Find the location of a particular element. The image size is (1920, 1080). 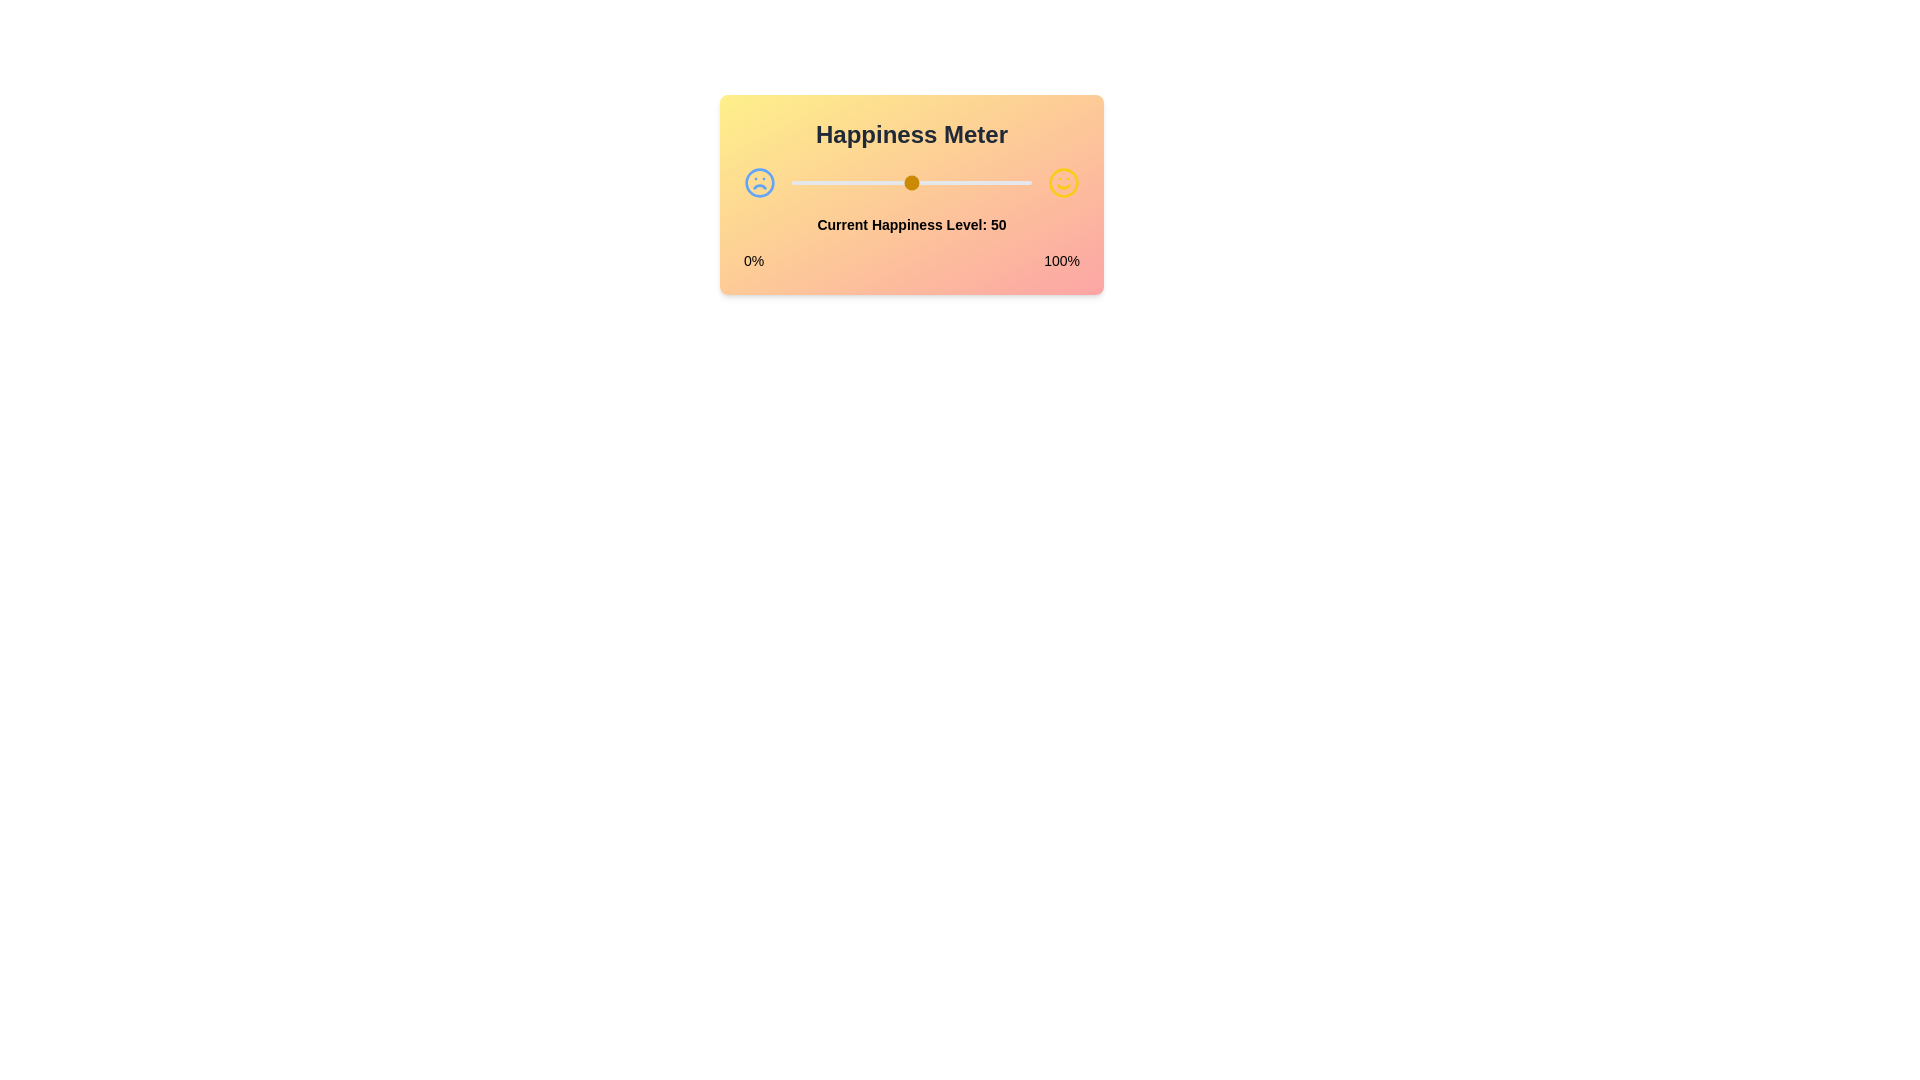

the happiness level to 32 by dragging the slider is located at coordinates (868, 182).